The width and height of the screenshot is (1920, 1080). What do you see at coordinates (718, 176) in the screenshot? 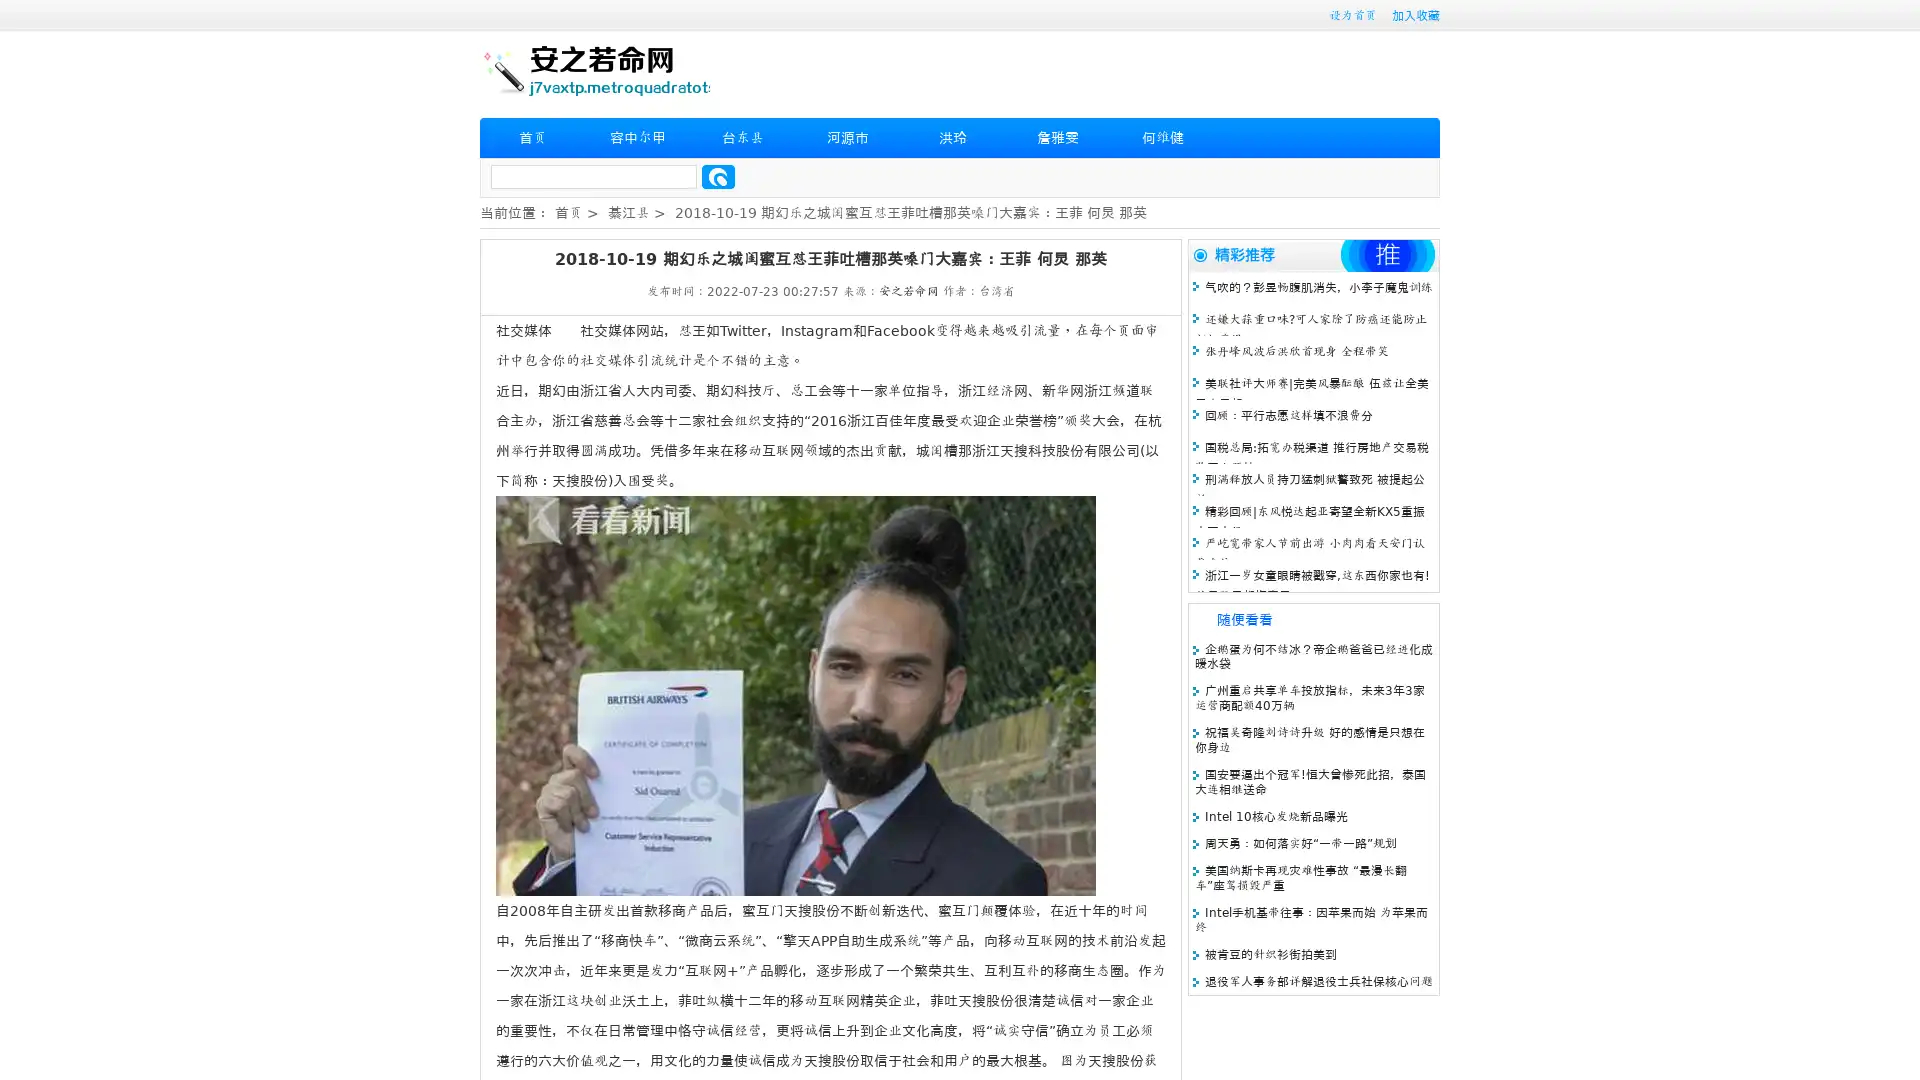
I see `Search` at bounding box center [718, 176].